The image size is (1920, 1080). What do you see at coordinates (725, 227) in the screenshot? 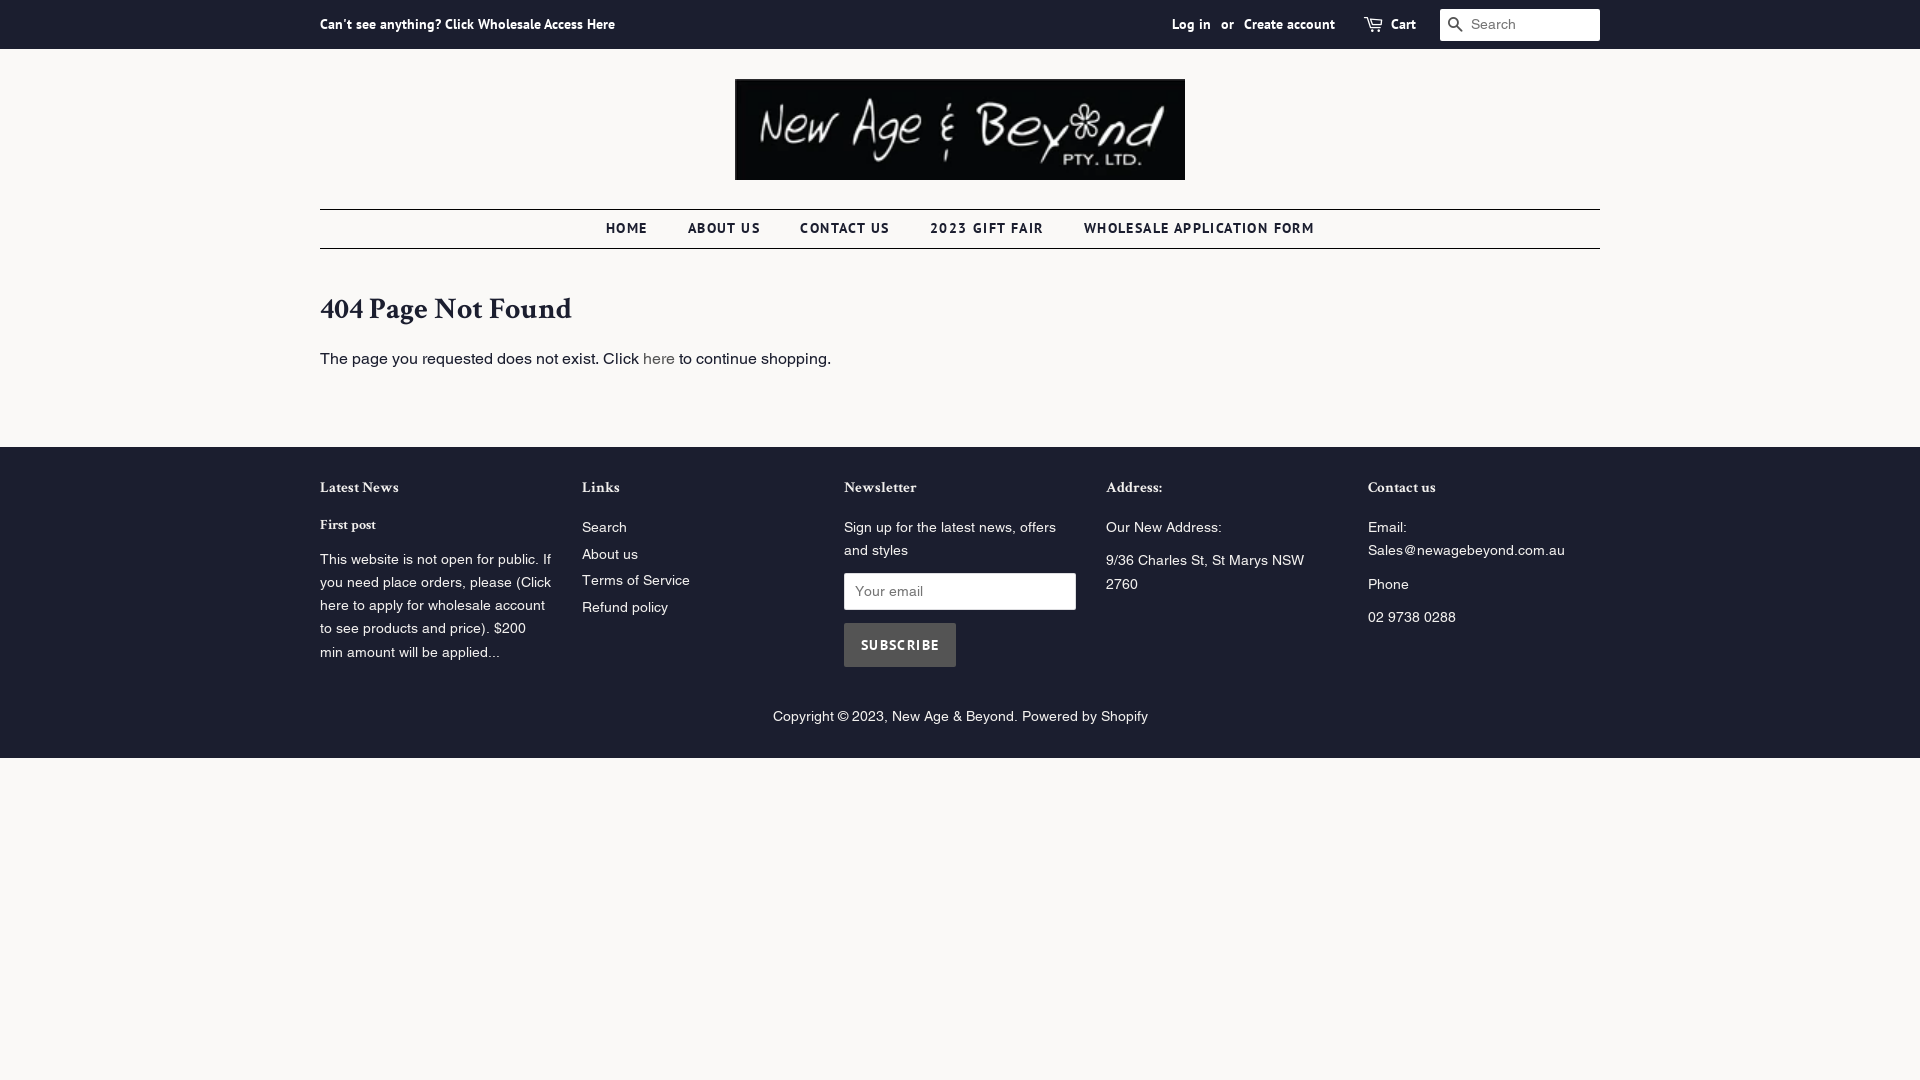
I see `'ABOUT US'` at bounding box center [725, 227].